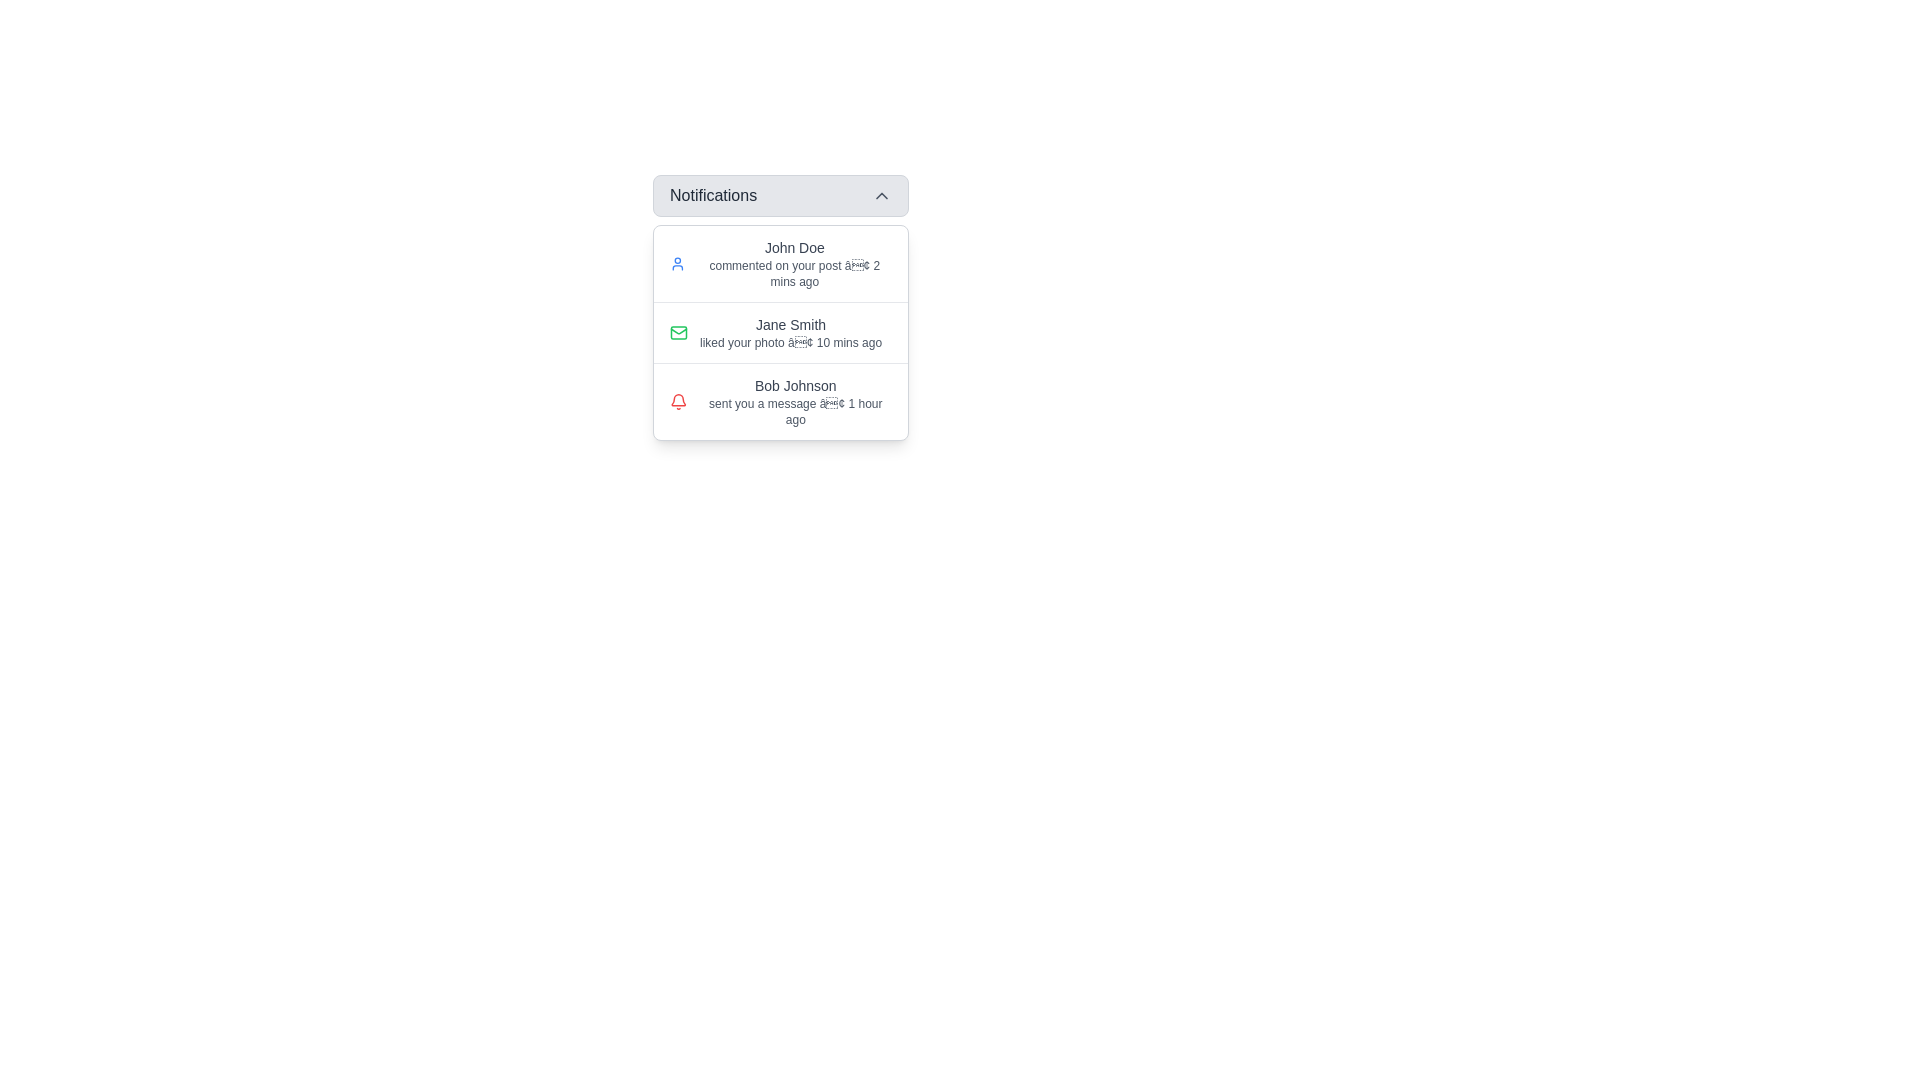 The width and height of the screenshot is (1920, 1080). I want to click on the bell icon indicating a message notification for 'Bob Johnson sent you a message', so click(678, 401).